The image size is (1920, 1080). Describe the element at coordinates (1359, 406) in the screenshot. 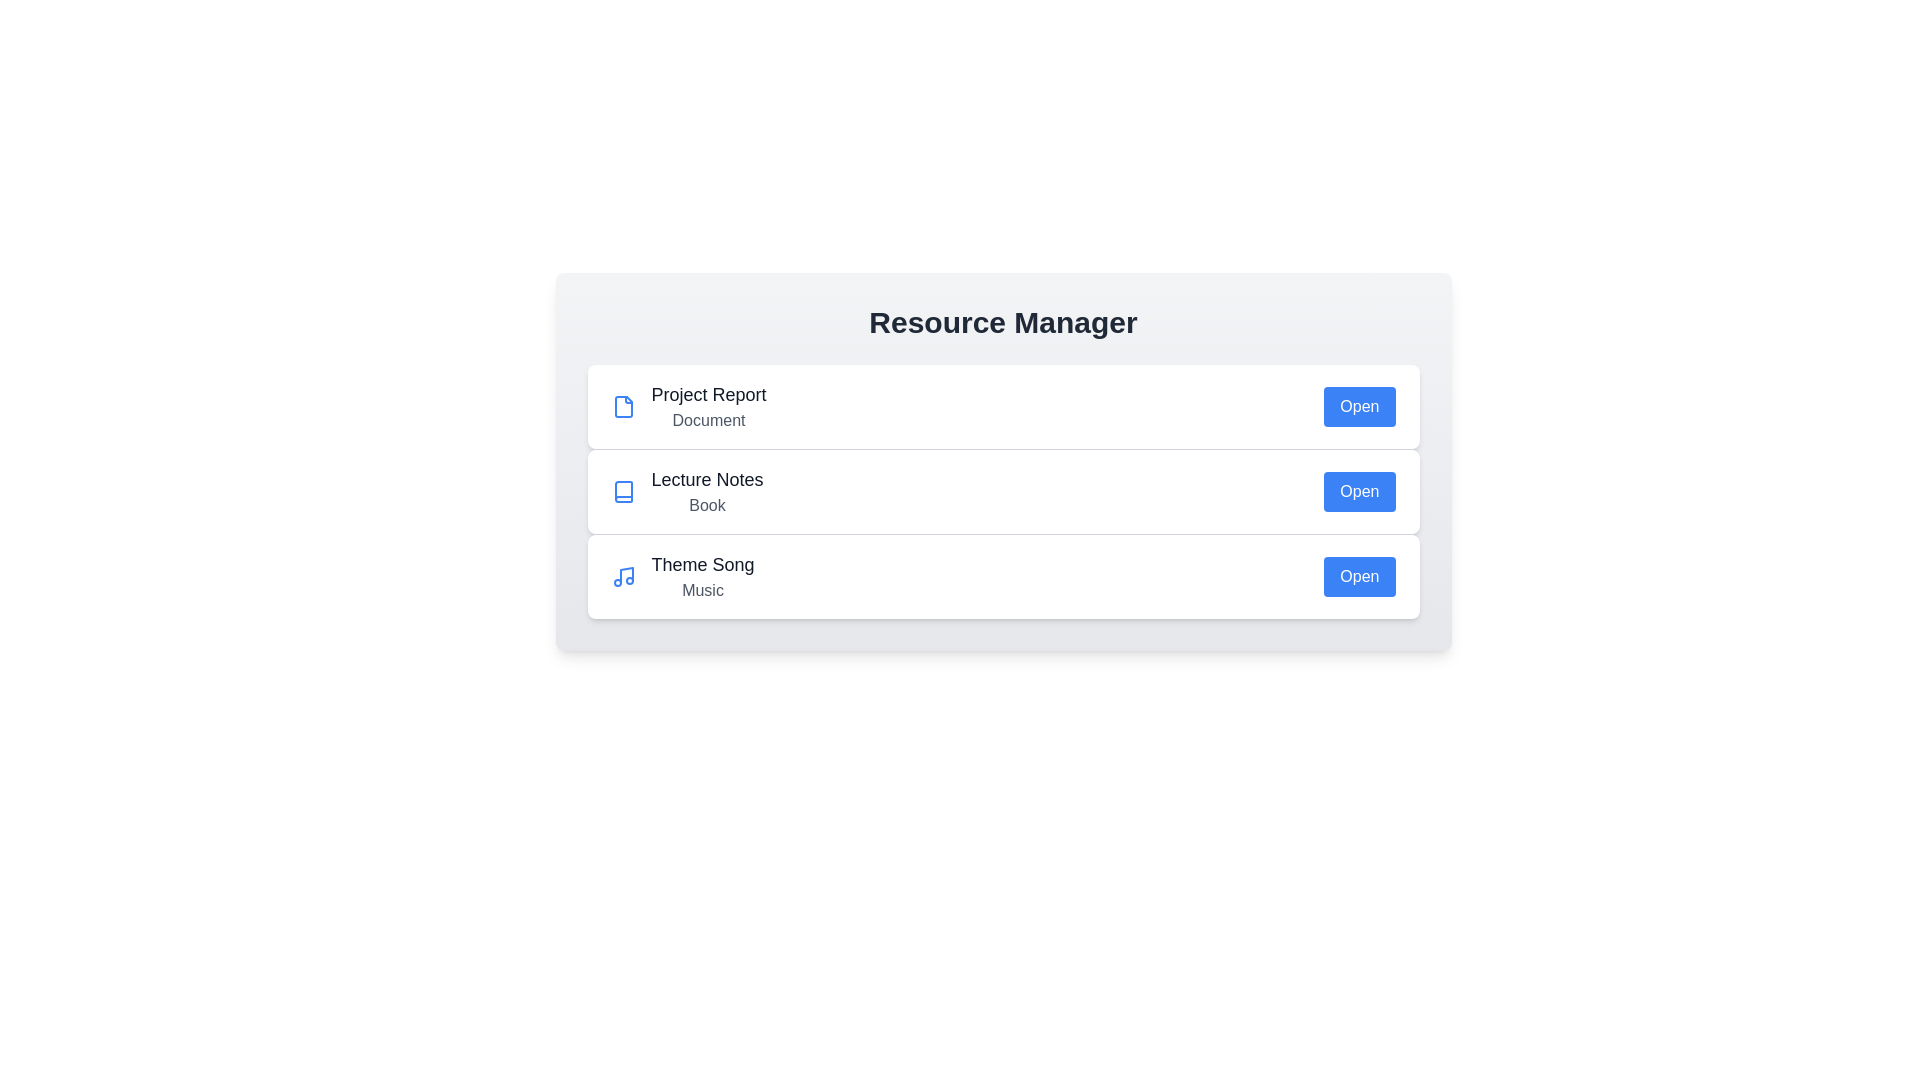

I see `'Open' button for the resource identified by Project Report` at that location.